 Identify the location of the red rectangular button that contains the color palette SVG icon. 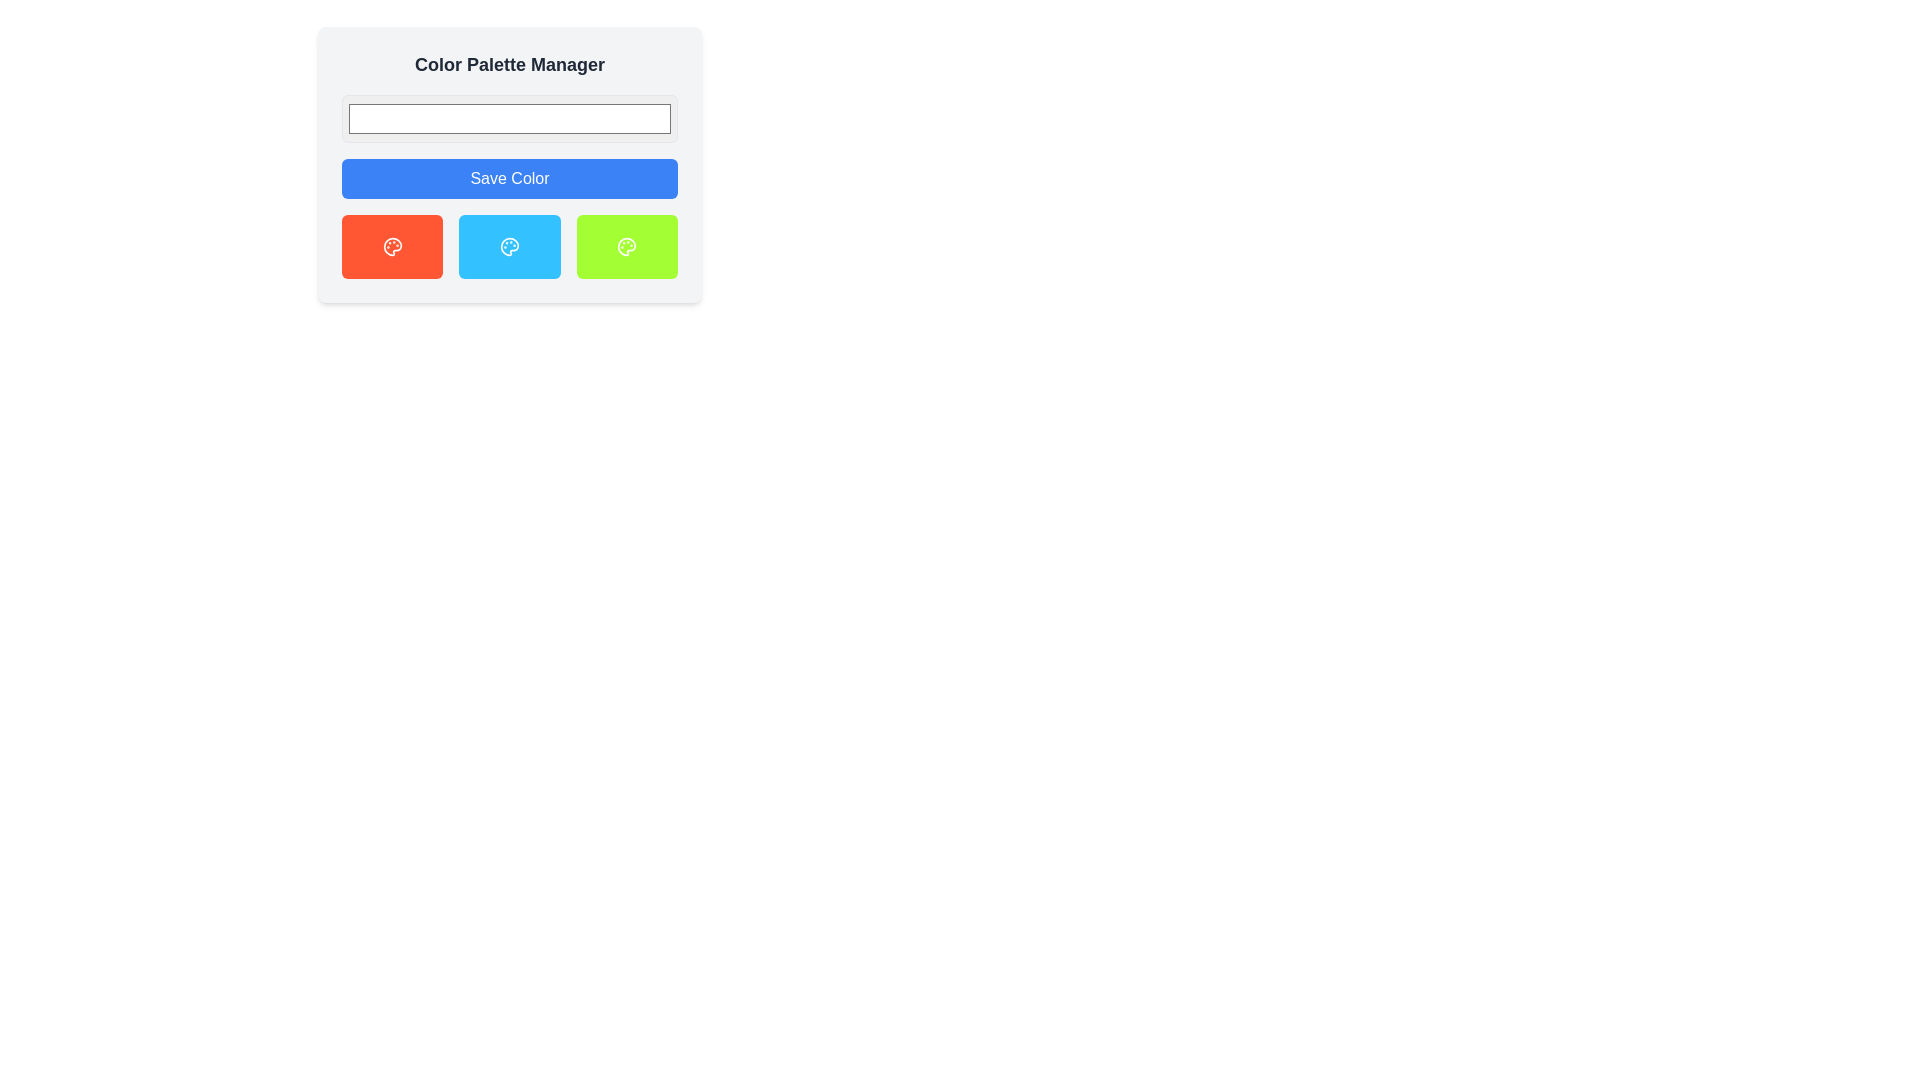
(392, 245).